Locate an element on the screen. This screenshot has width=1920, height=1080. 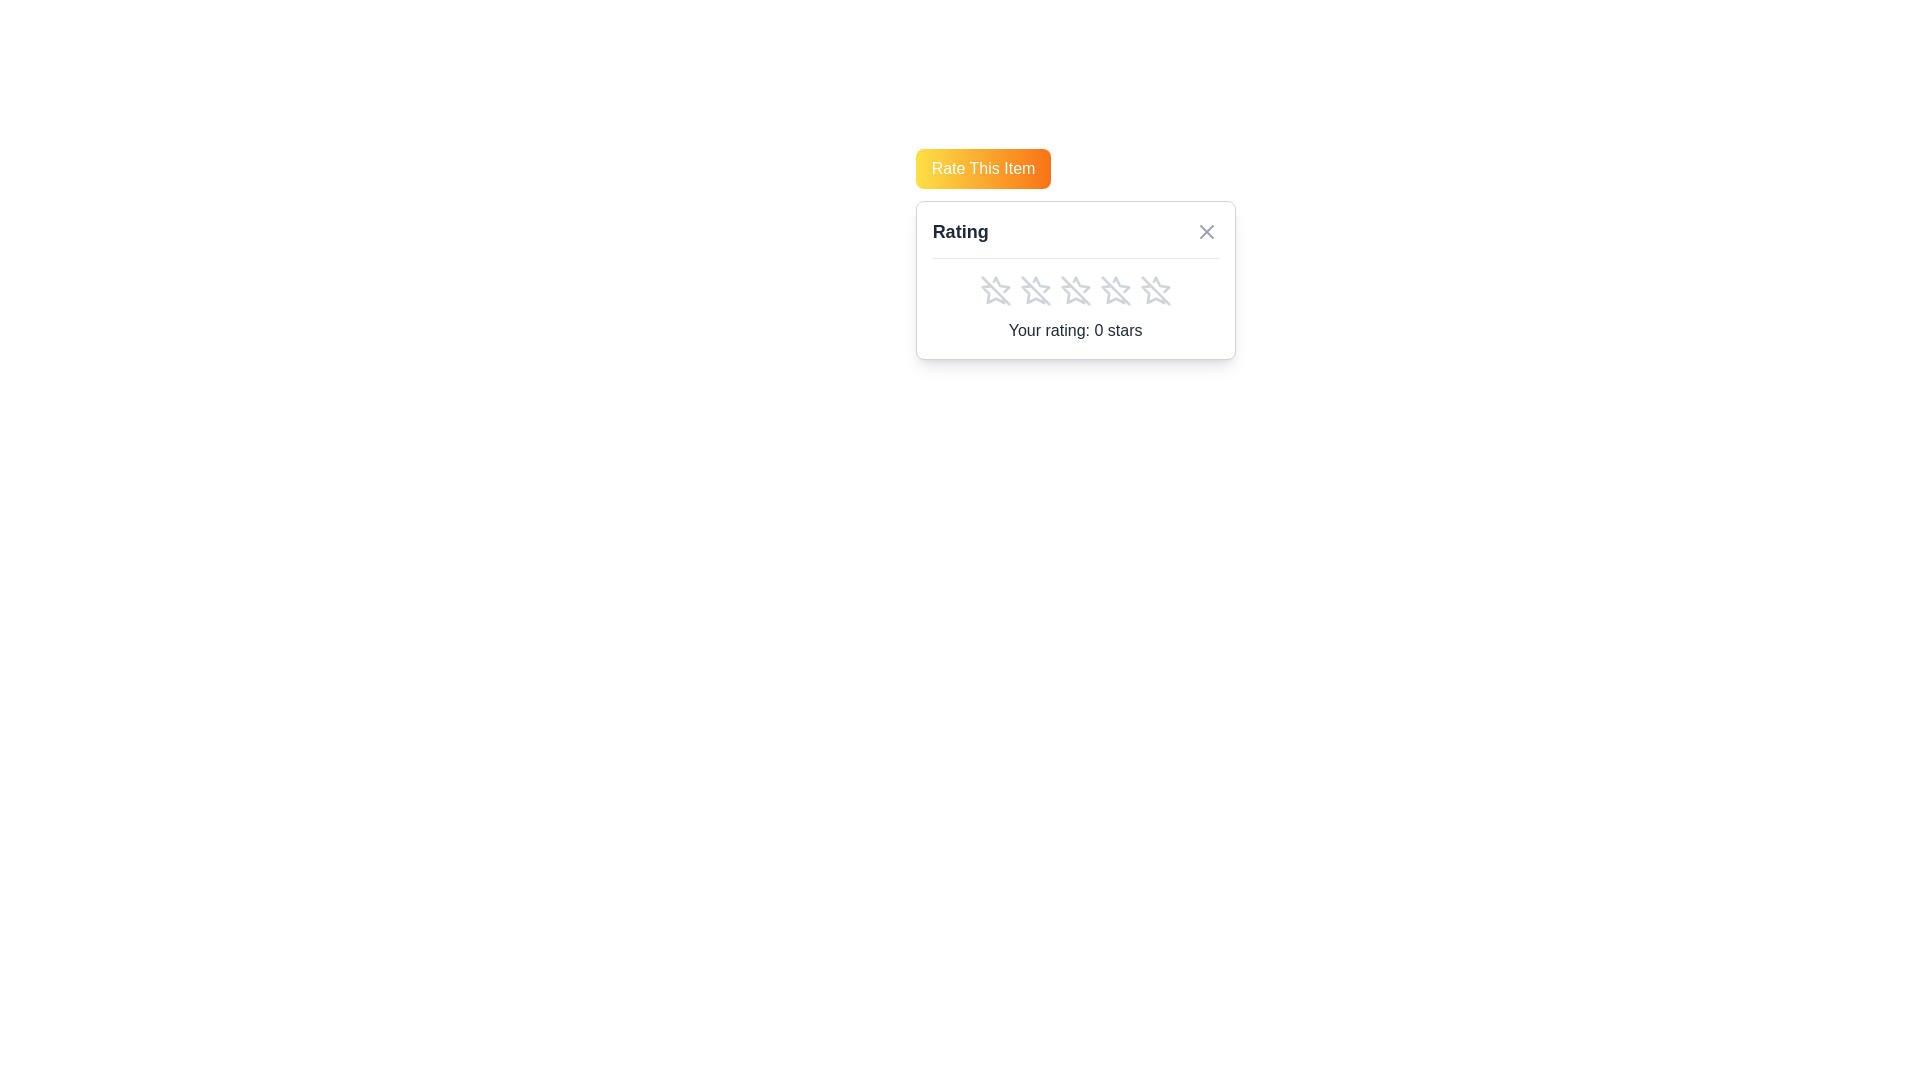
properties of the third star segment in the inactive star icon representing a zero or partial rating in the star rating system is located at coordinates (1072, 294).